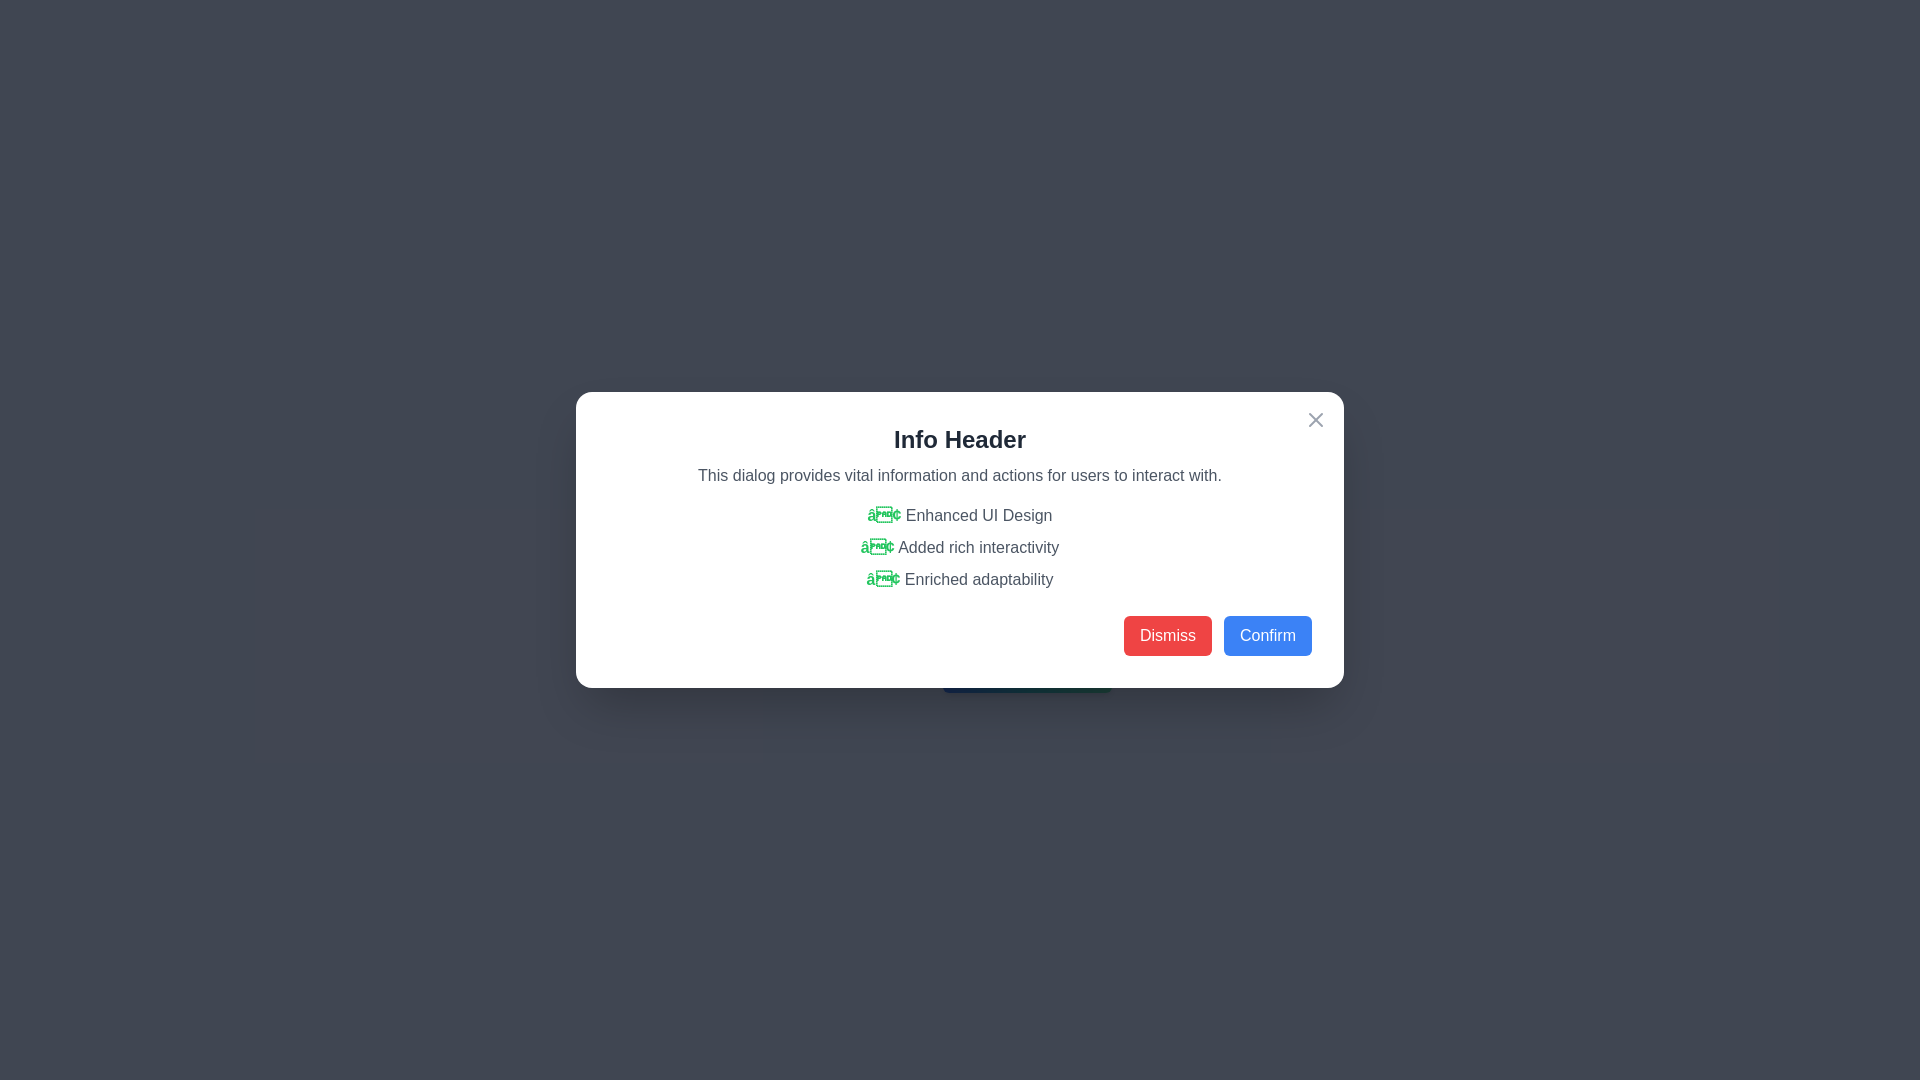 The height and width of the screenshot is (1080, 1920). Describe the element at coordinates (960, 579) in the screenshot. I see `the Plain list item displaying the text '• Enriched adaptability' by moving the cursor to its center point` at that location.